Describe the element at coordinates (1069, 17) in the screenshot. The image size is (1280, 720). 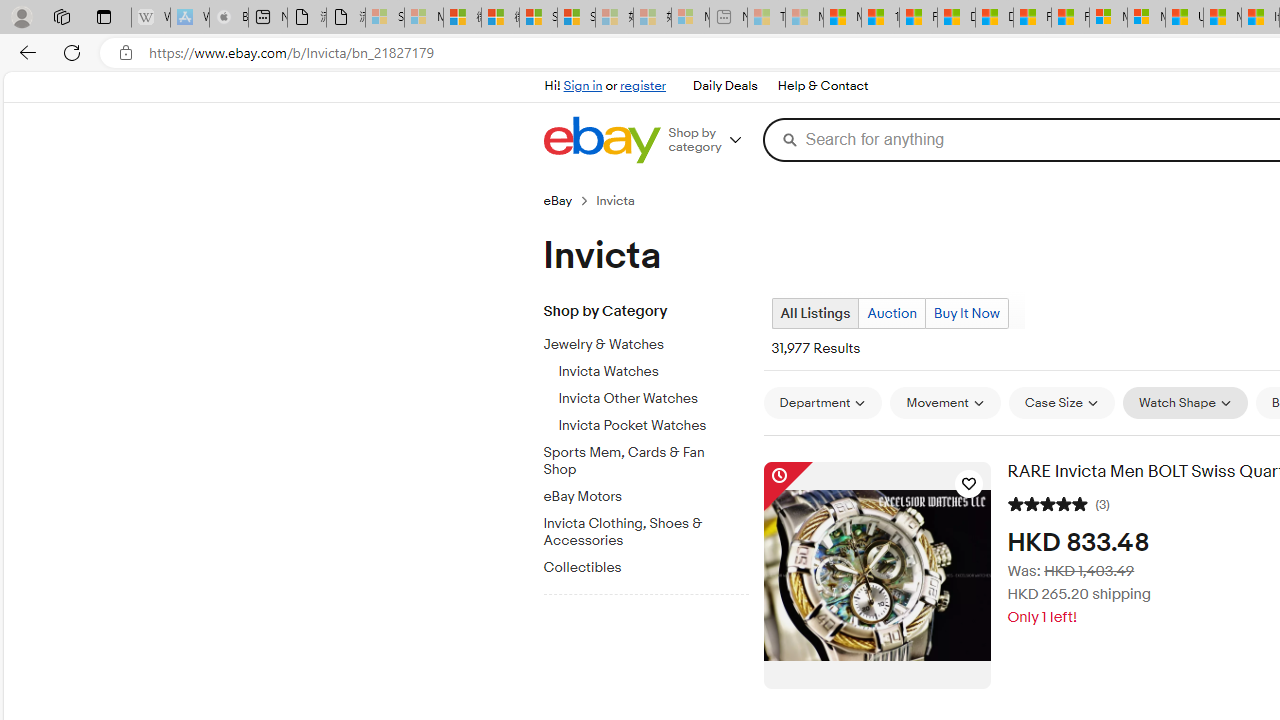
I see `'Foo BAR | Trusted Community Engagement and Contributions'` at that location.